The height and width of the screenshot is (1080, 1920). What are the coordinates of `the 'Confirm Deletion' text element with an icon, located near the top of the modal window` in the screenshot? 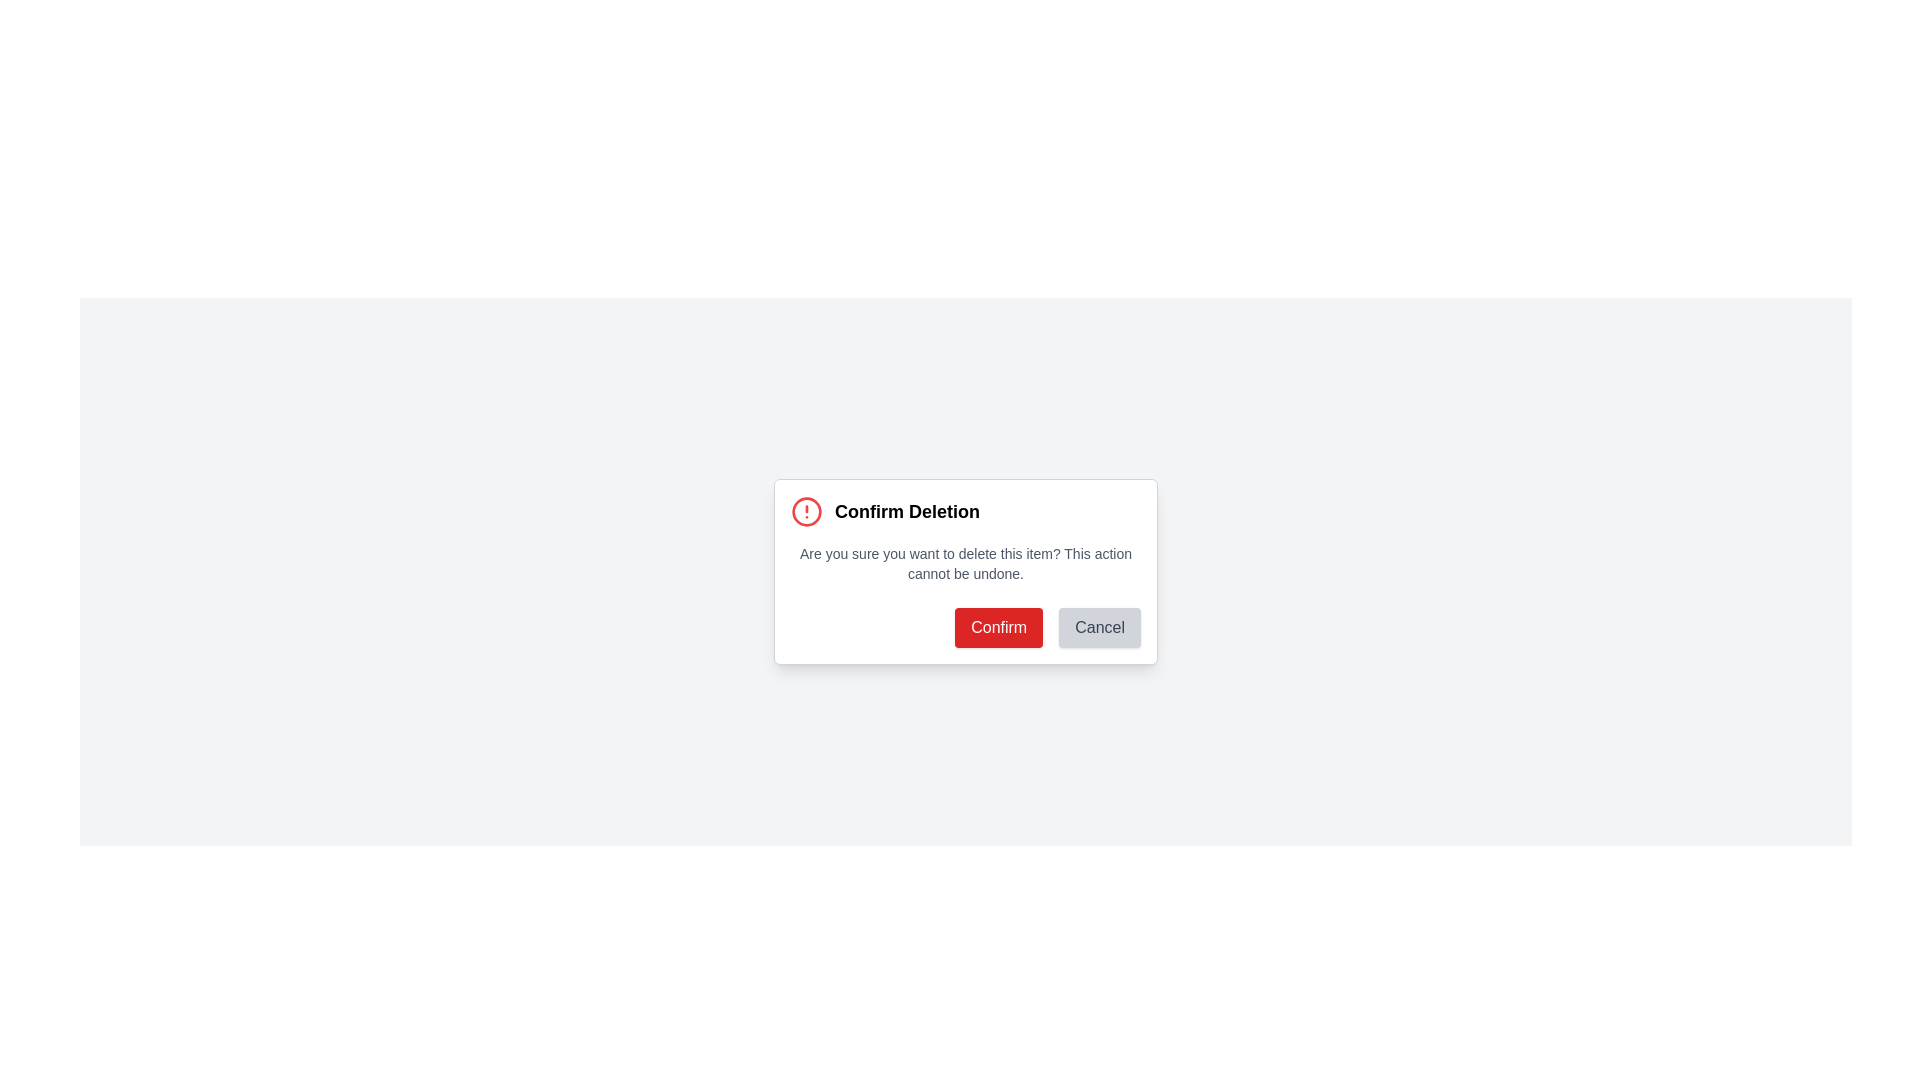 It's located at (965, 511).